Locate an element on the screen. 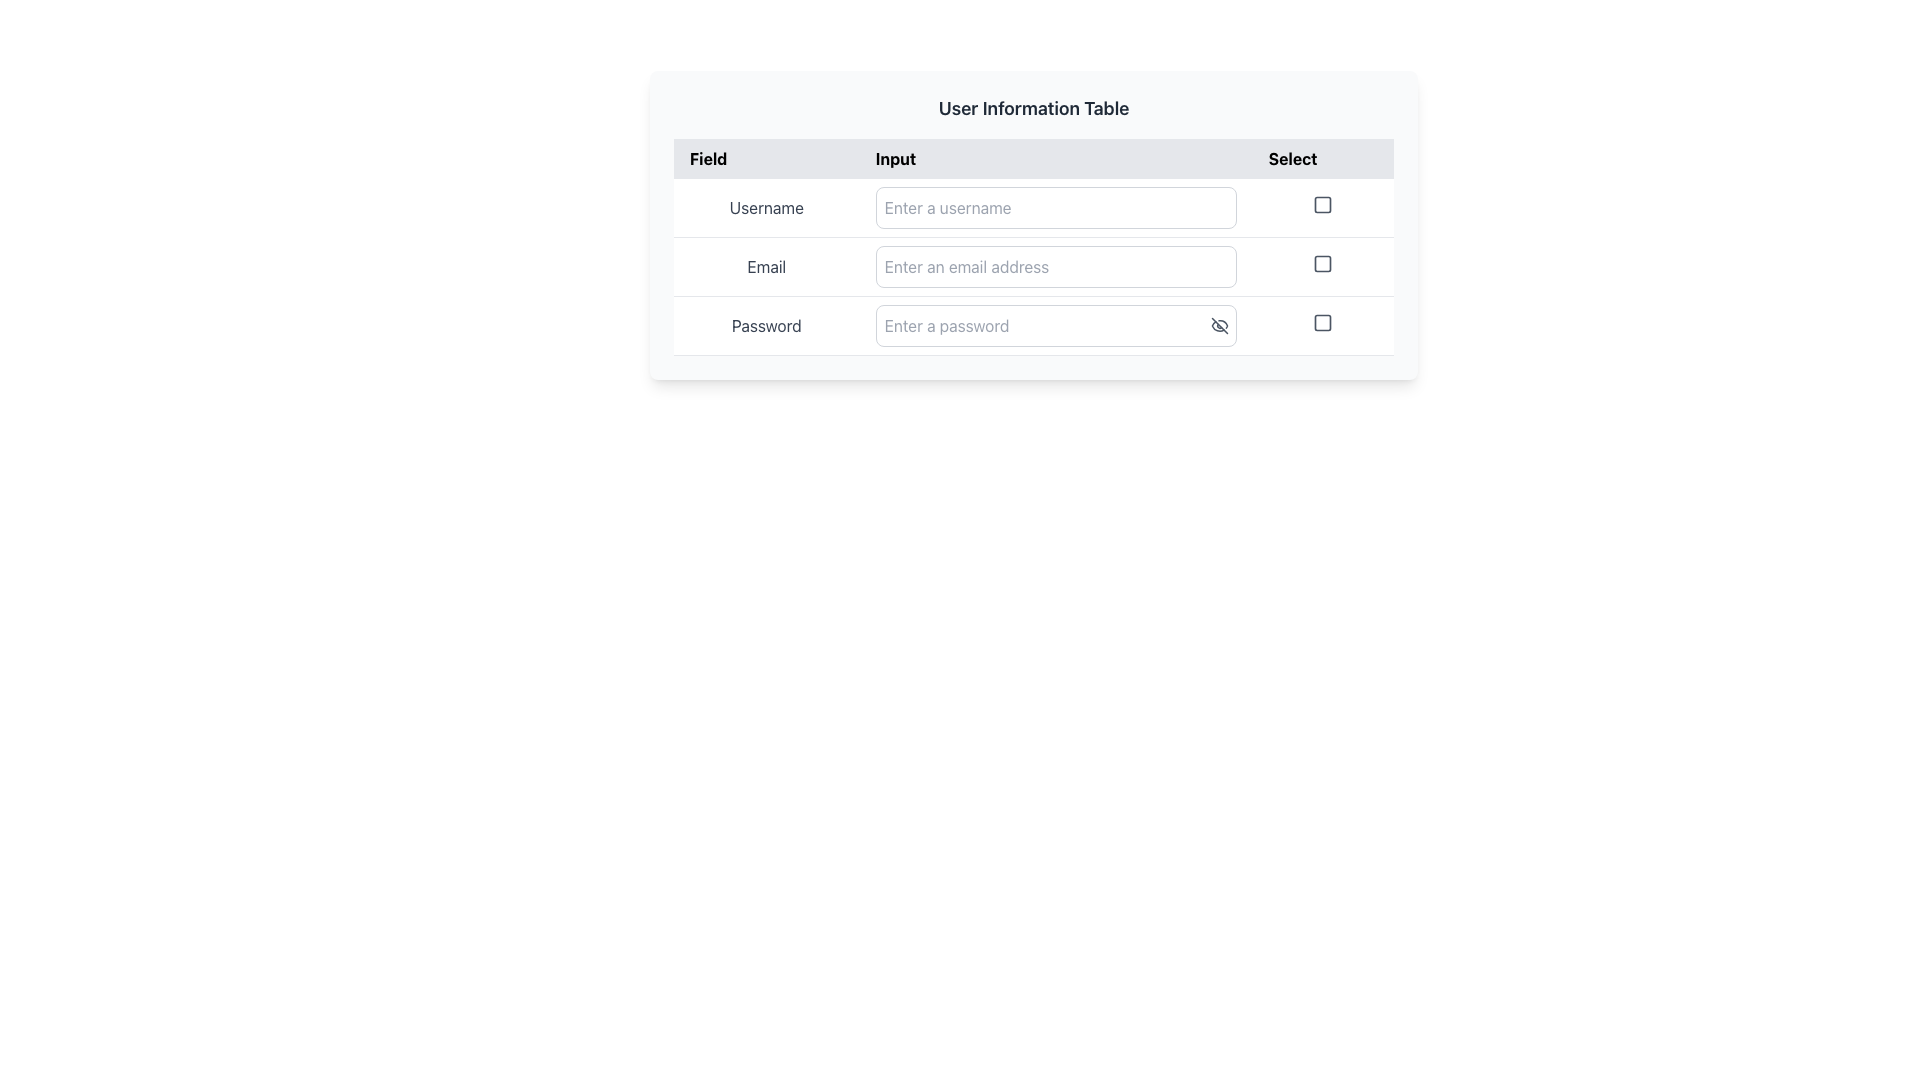 Image resolution: width=1920 pixels, height=1080 pixels. the password input field located in the 'Password' row of the table under the 'Input' column is located at coordinates (1055, 325).